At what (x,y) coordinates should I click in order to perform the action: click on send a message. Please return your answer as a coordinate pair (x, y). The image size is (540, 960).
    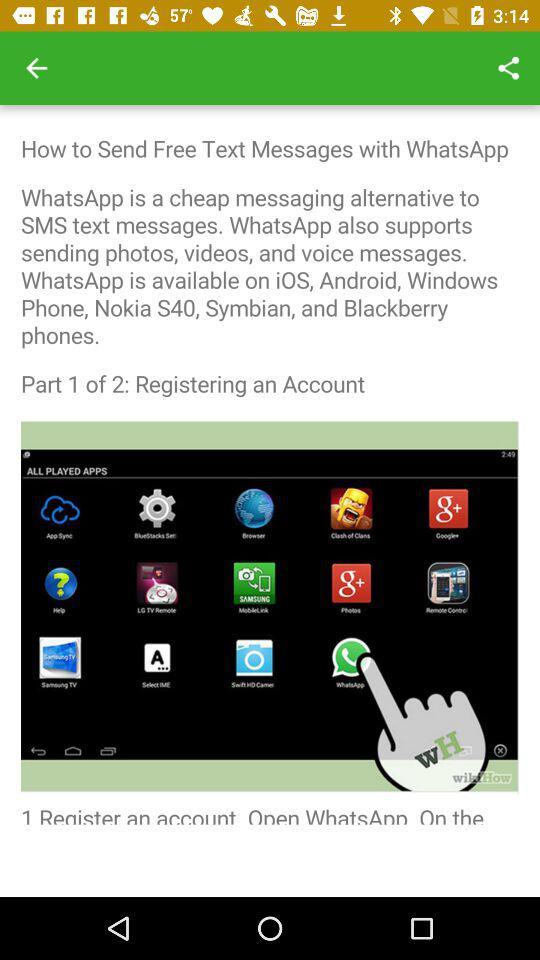
    Looking at the image, I should click on (270, 464).